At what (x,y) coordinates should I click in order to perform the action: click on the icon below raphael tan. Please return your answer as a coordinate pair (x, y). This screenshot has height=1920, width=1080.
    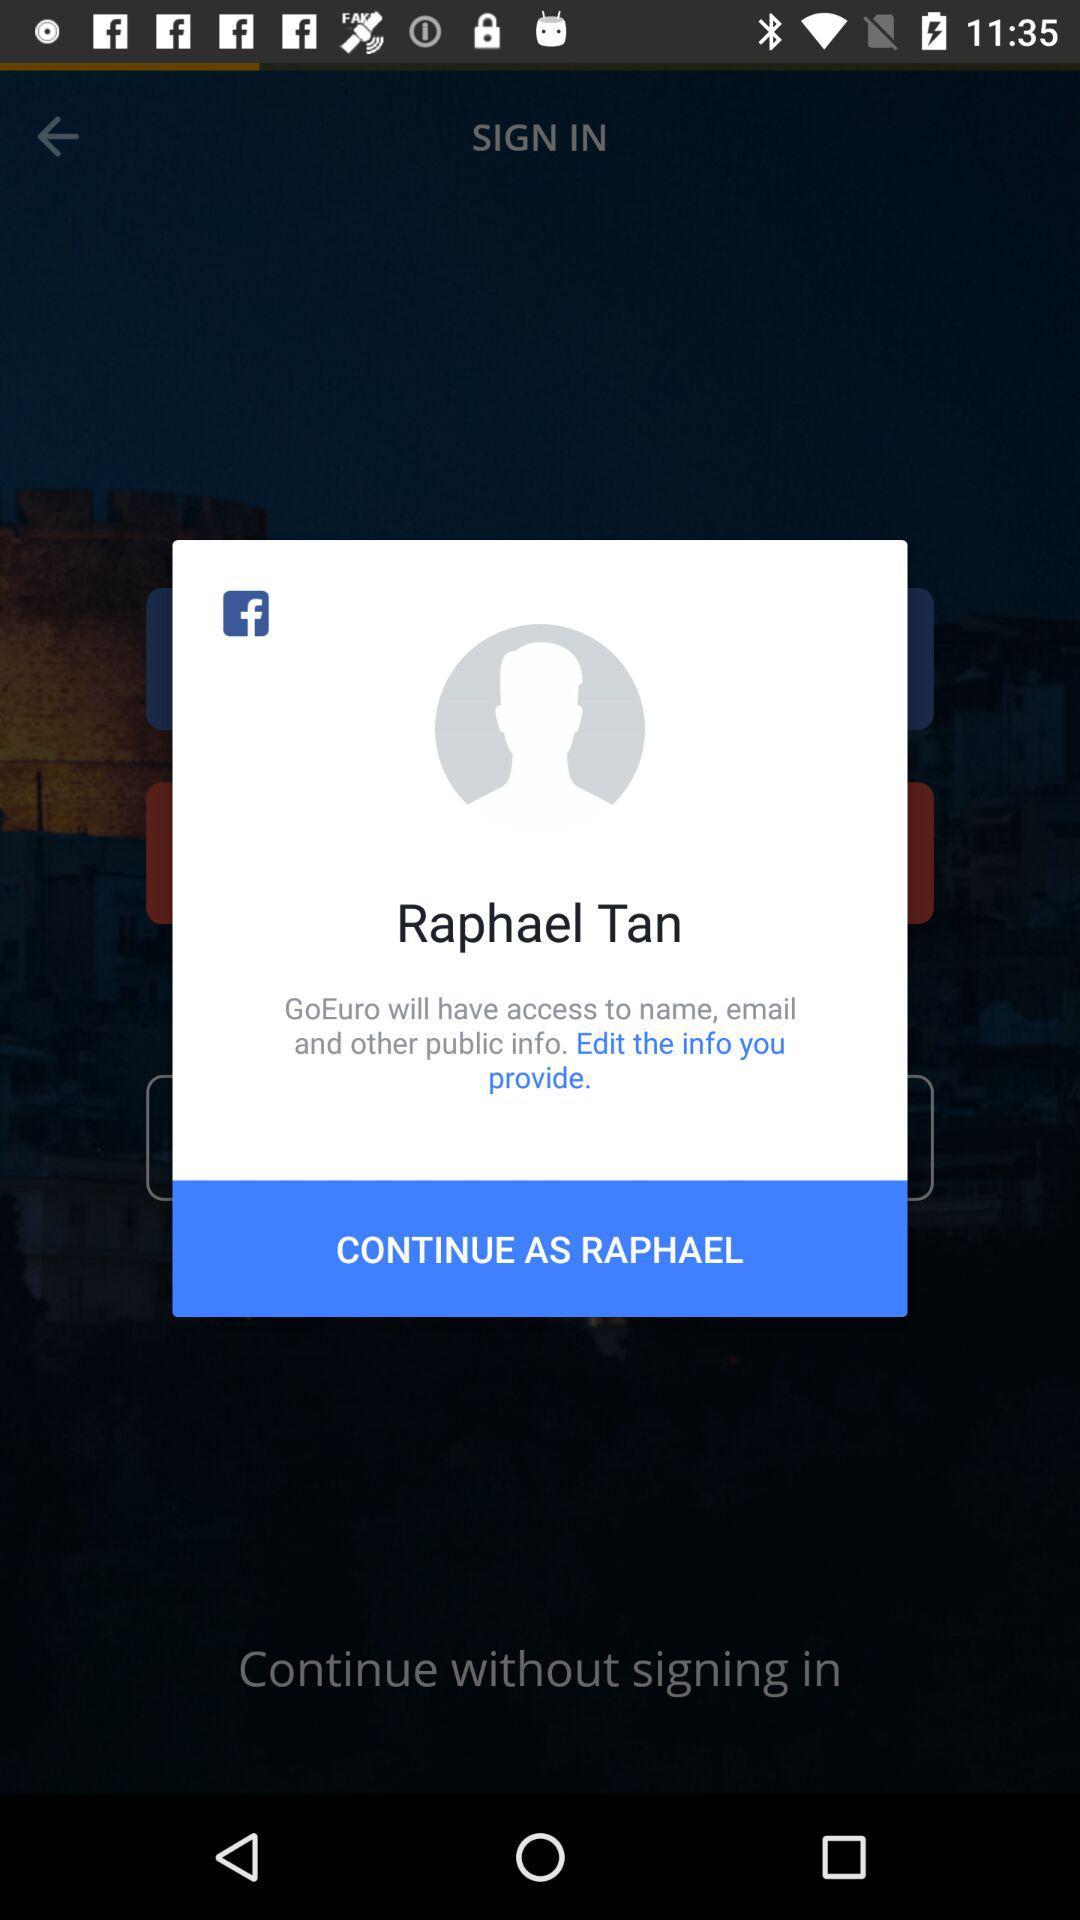
    Looking at the image, I should click on (540, 1041).